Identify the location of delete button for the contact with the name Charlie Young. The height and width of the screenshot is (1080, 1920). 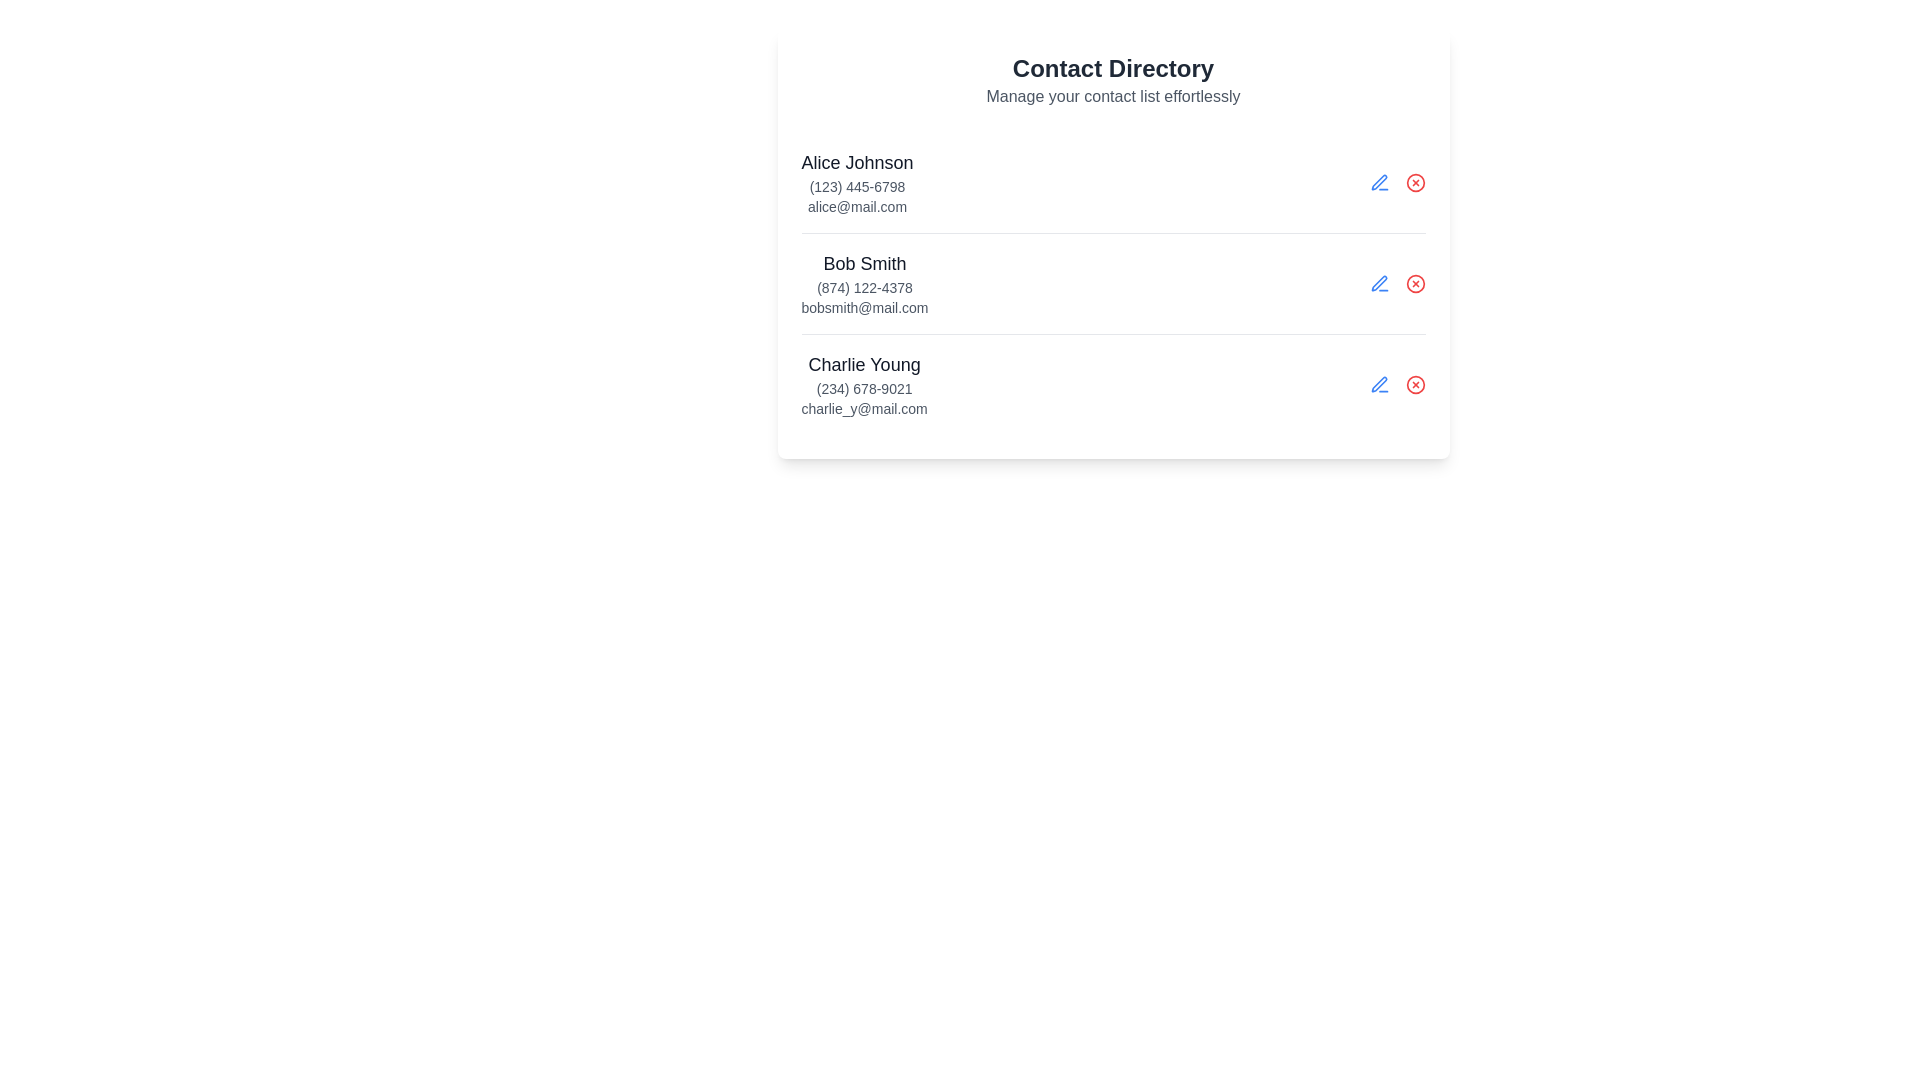
(1414, 385).